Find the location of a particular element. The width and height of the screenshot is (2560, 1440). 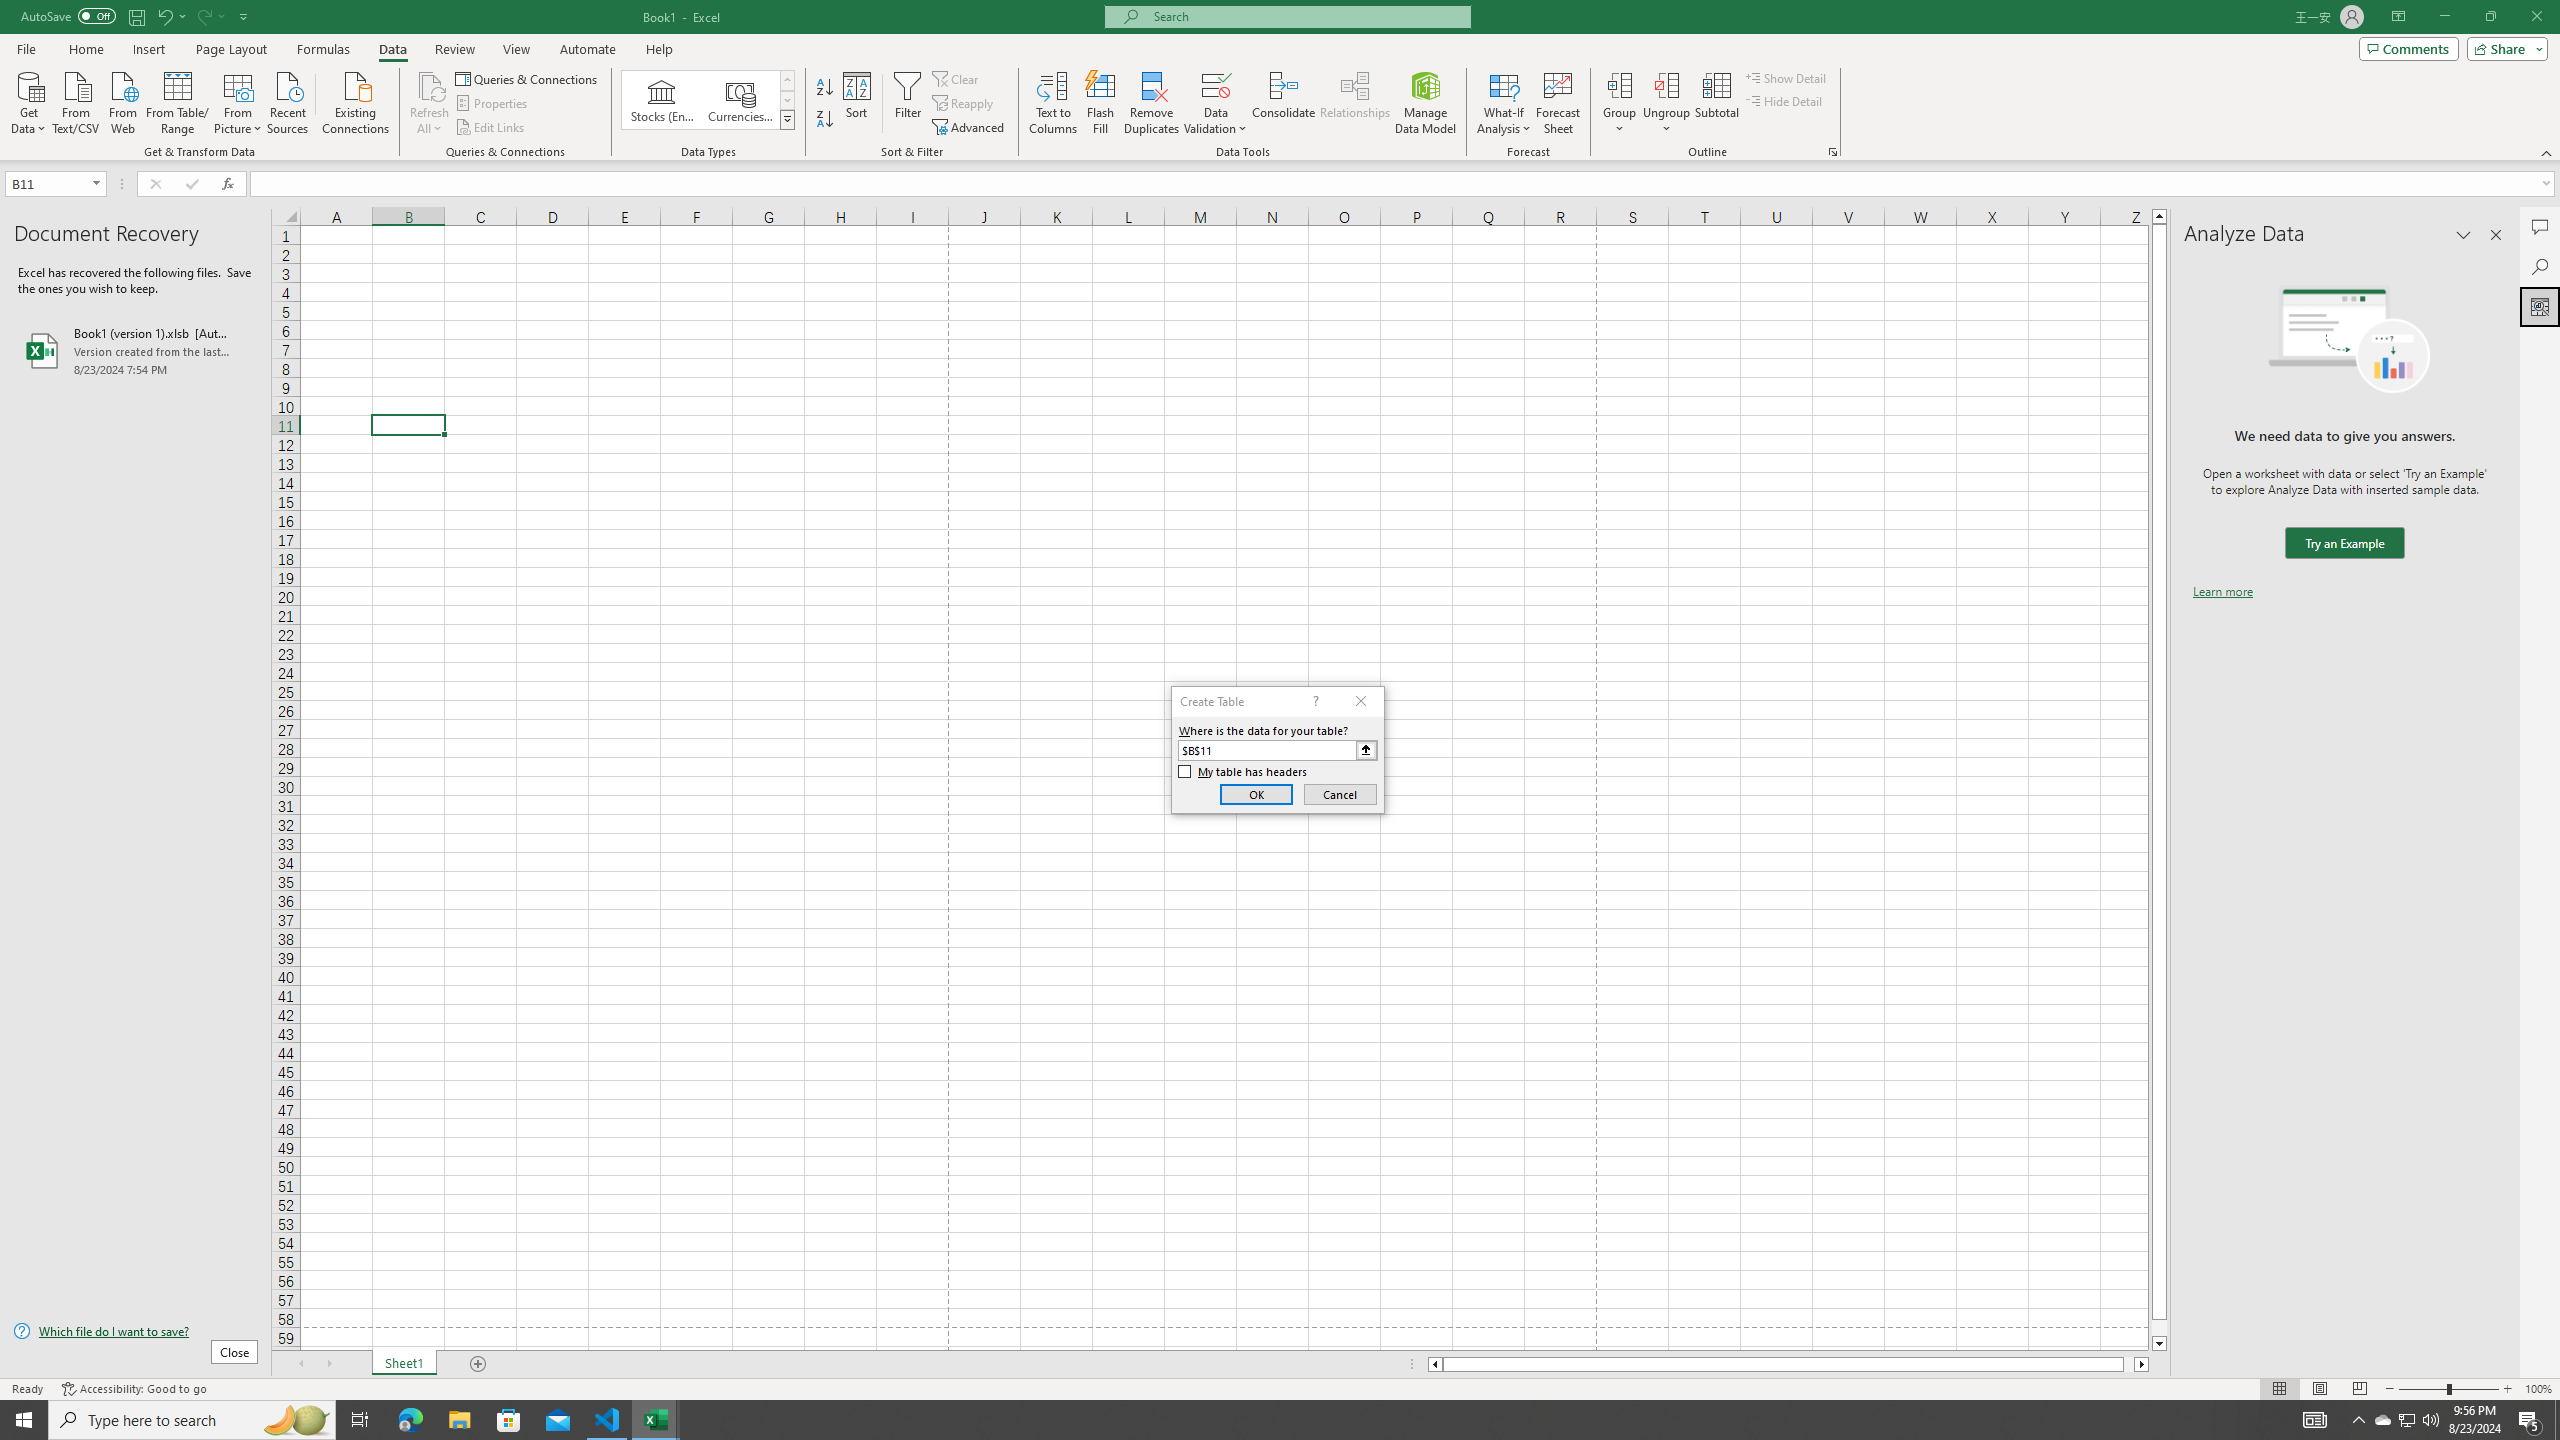

'Group...' is located at coordinates (1619, 84).